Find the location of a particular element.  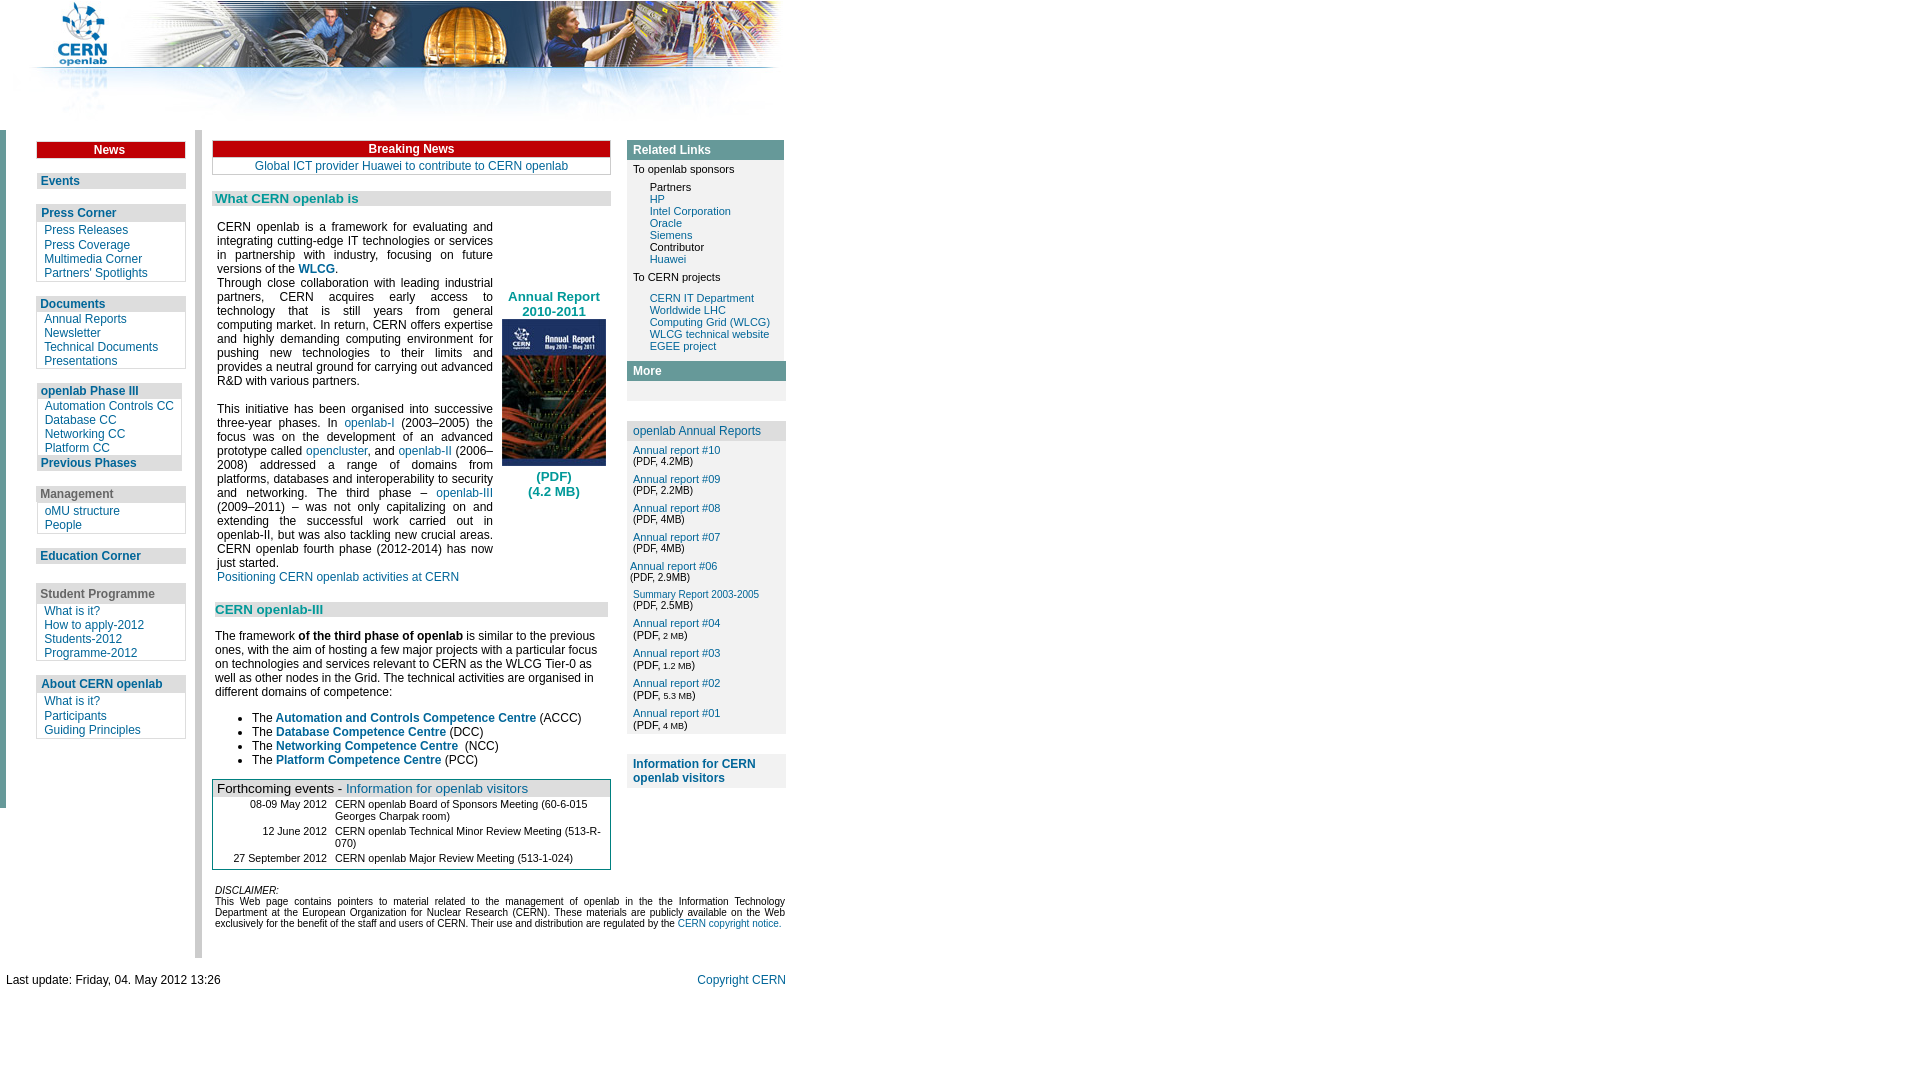

'Press Releases' is located at coordinates (85, 227).